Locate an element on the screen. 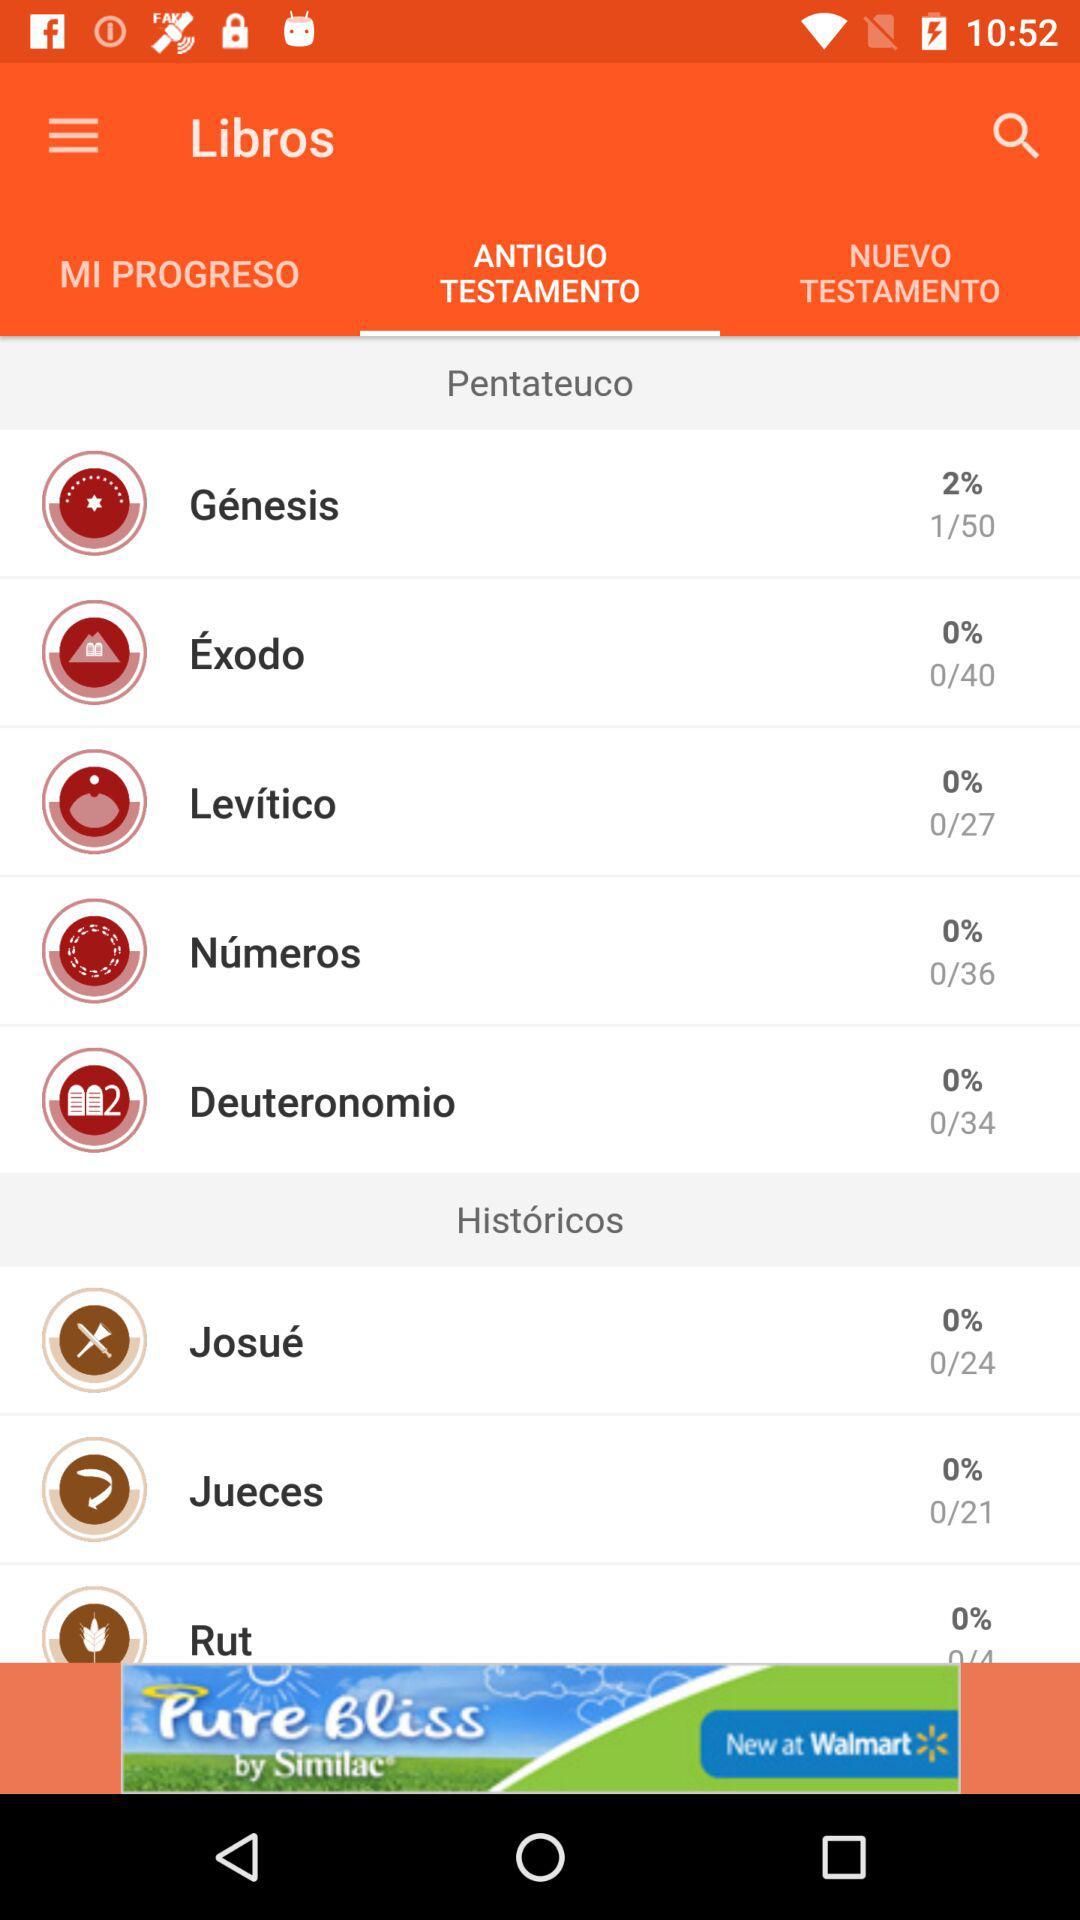  icon to the left of the 0/27 is located at coordinates (261, 801).